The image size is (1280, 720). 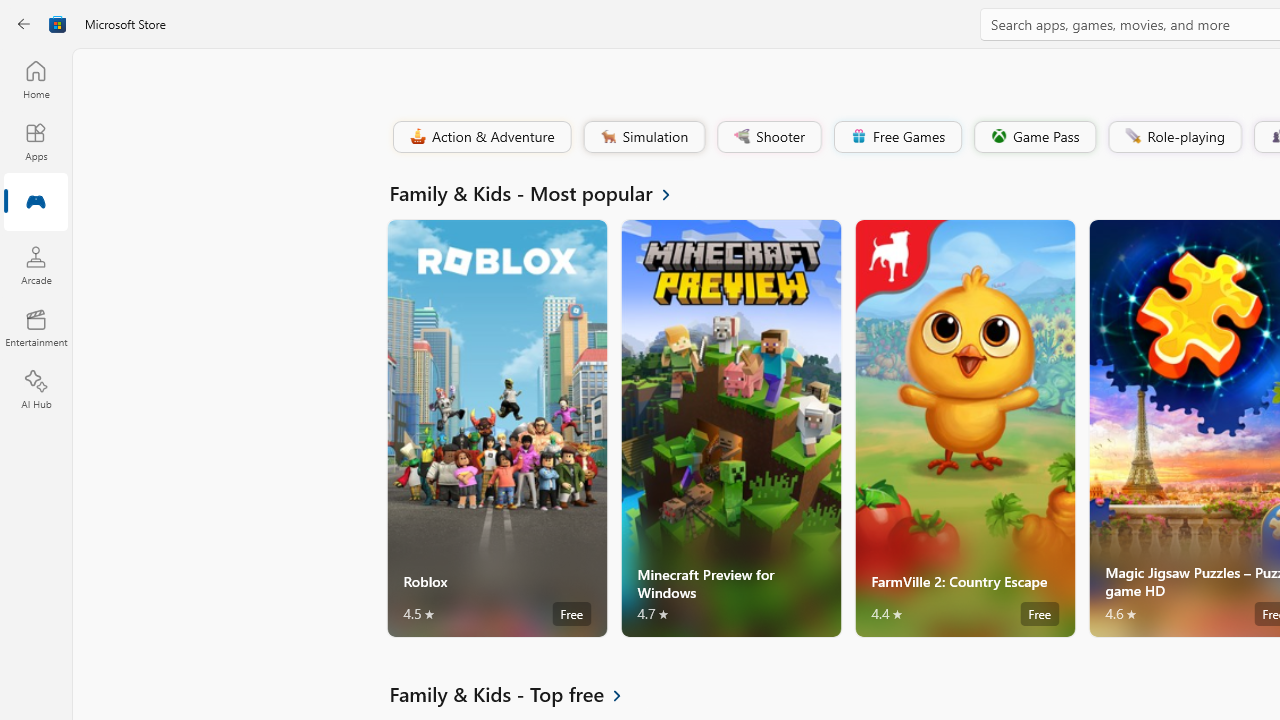 What do you see at coordinates (896, 135) in the screenshot?
I see `'Free Games'` at bounding box center [896, 135].